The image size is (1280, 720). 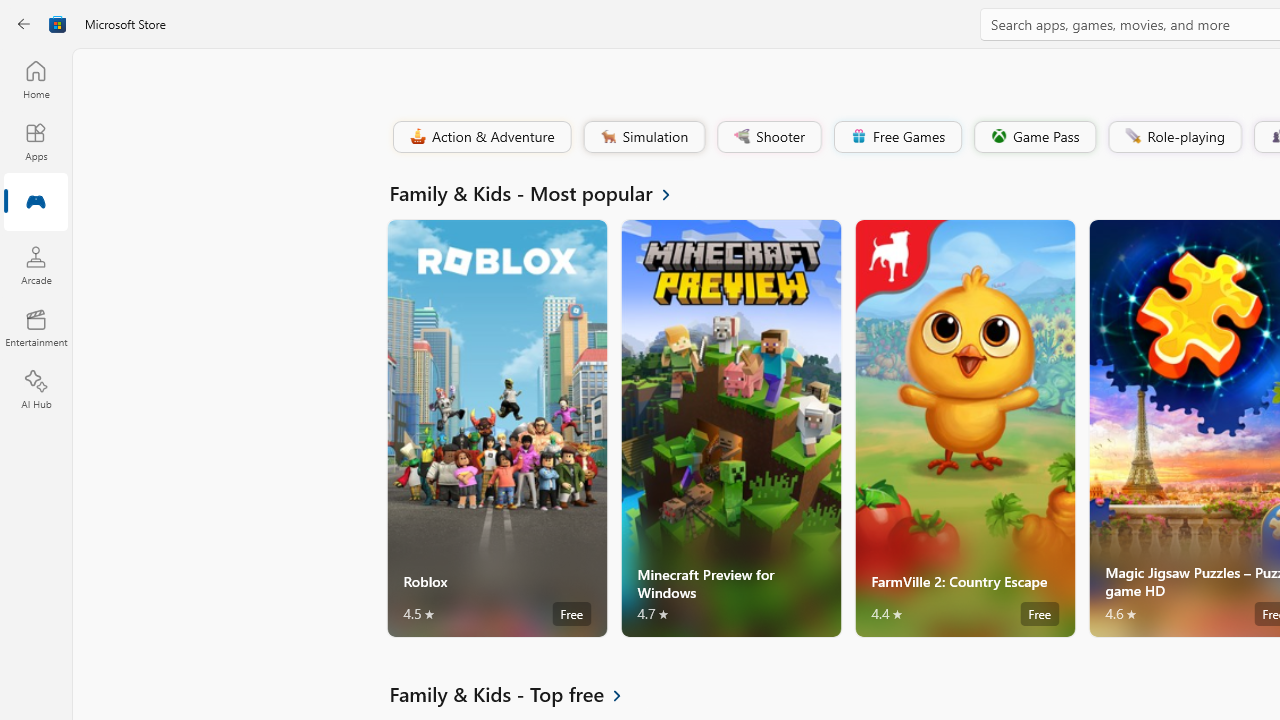 What do you see at coordinates (896, 135) in the screenshot?
I see `'Free Games'` at bounding box center [896, 135].